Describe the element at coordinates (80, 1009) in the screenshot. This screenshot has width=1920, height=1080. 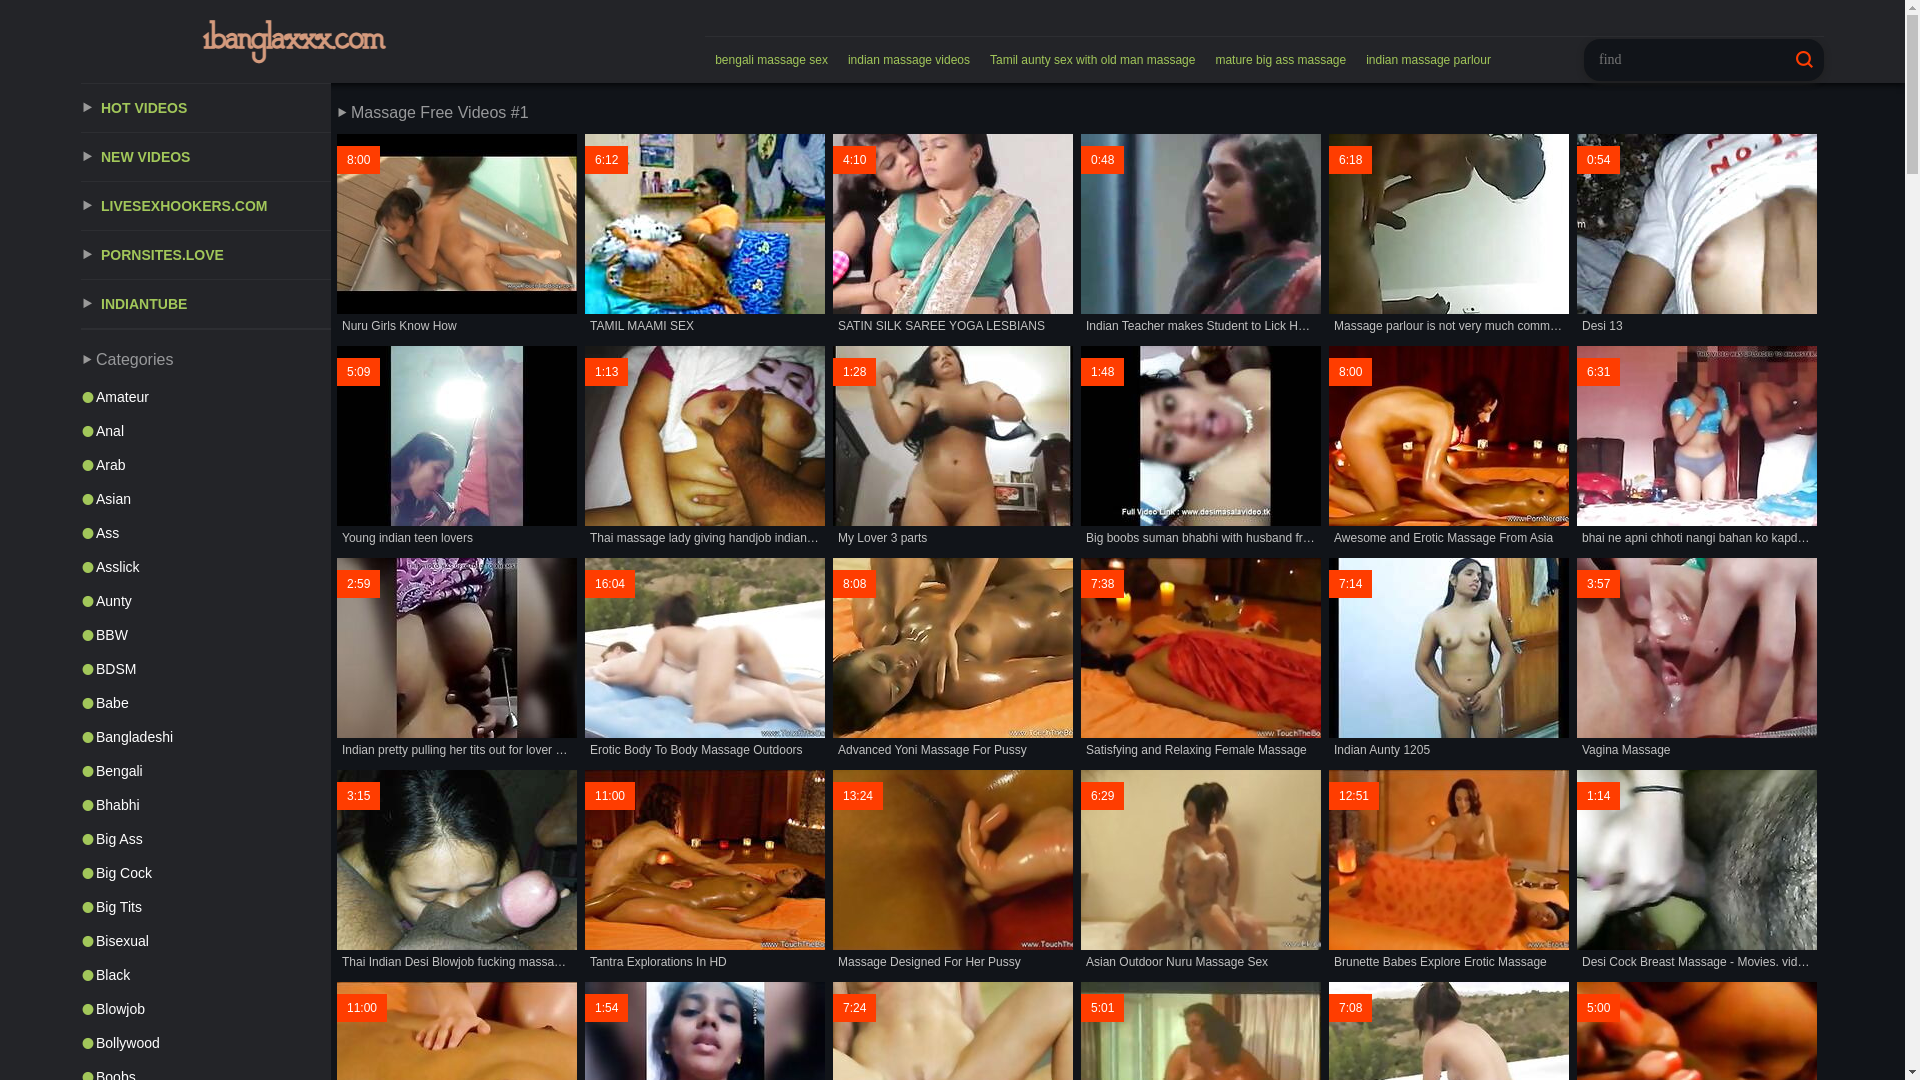
I see `'Blowjob'` at that location.